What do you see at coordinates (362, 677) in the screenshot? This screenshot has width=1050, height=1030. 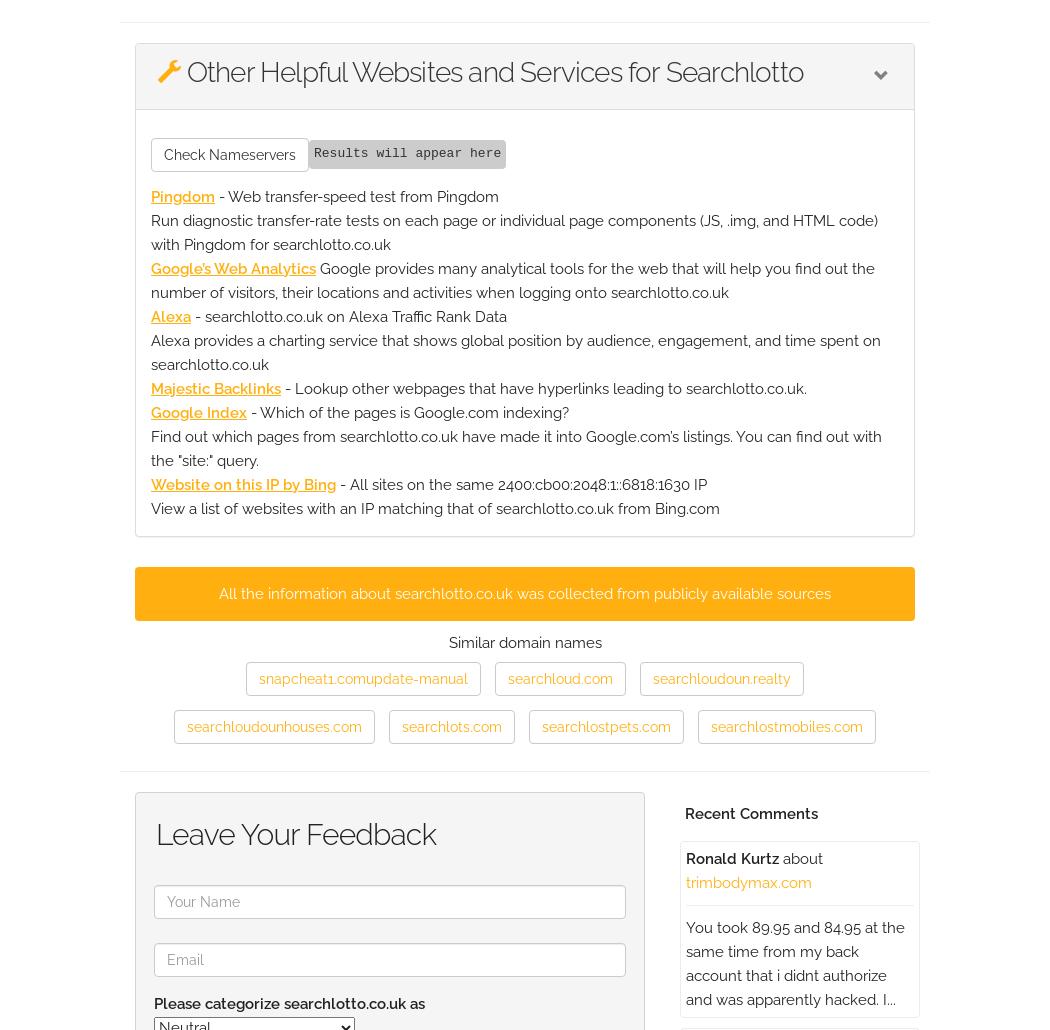 I see `'snapcheat1.comupdate-manual'` at bounding box center [362, 677].